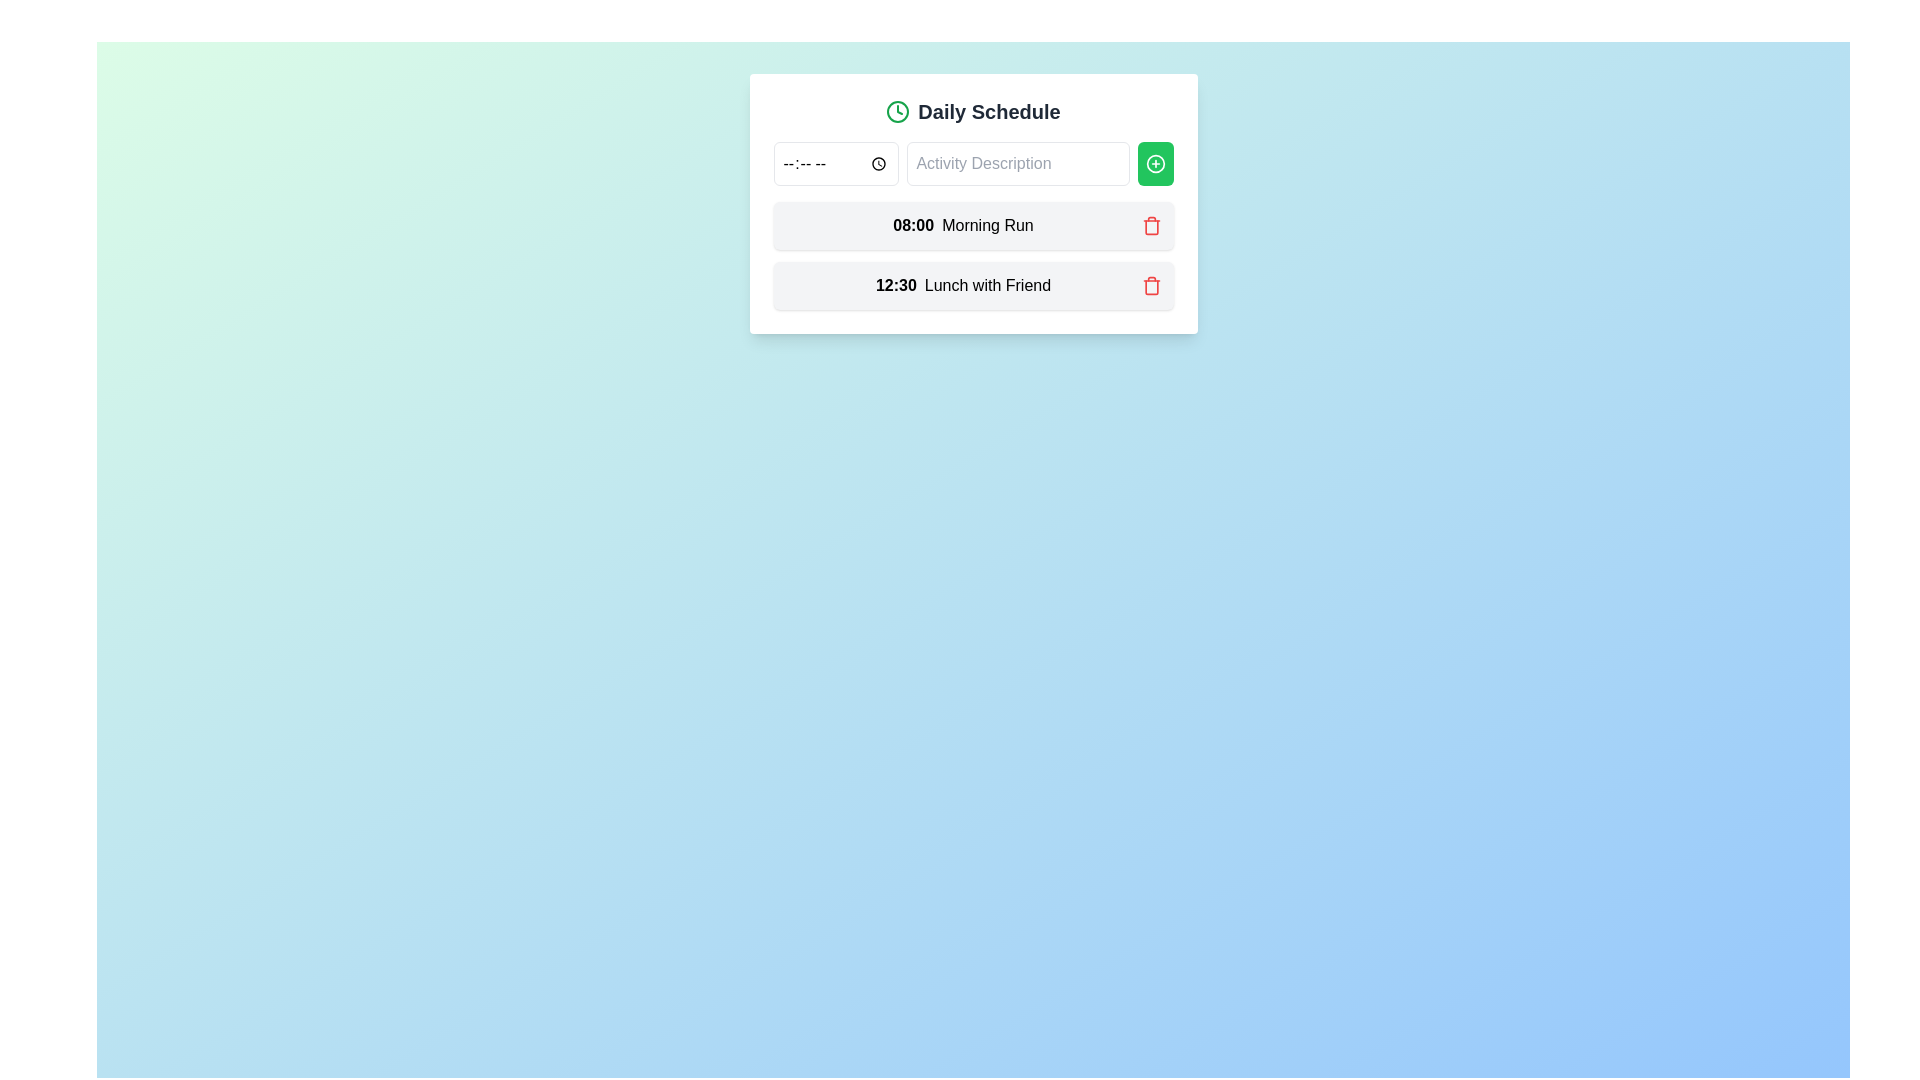  Describe the element at coordinates (897, 111) in the screenshot. I see `the clock icon, which is styled with a circular outline and clock hands, positioned to the left of the 'Daily Schedule' text` at that location.